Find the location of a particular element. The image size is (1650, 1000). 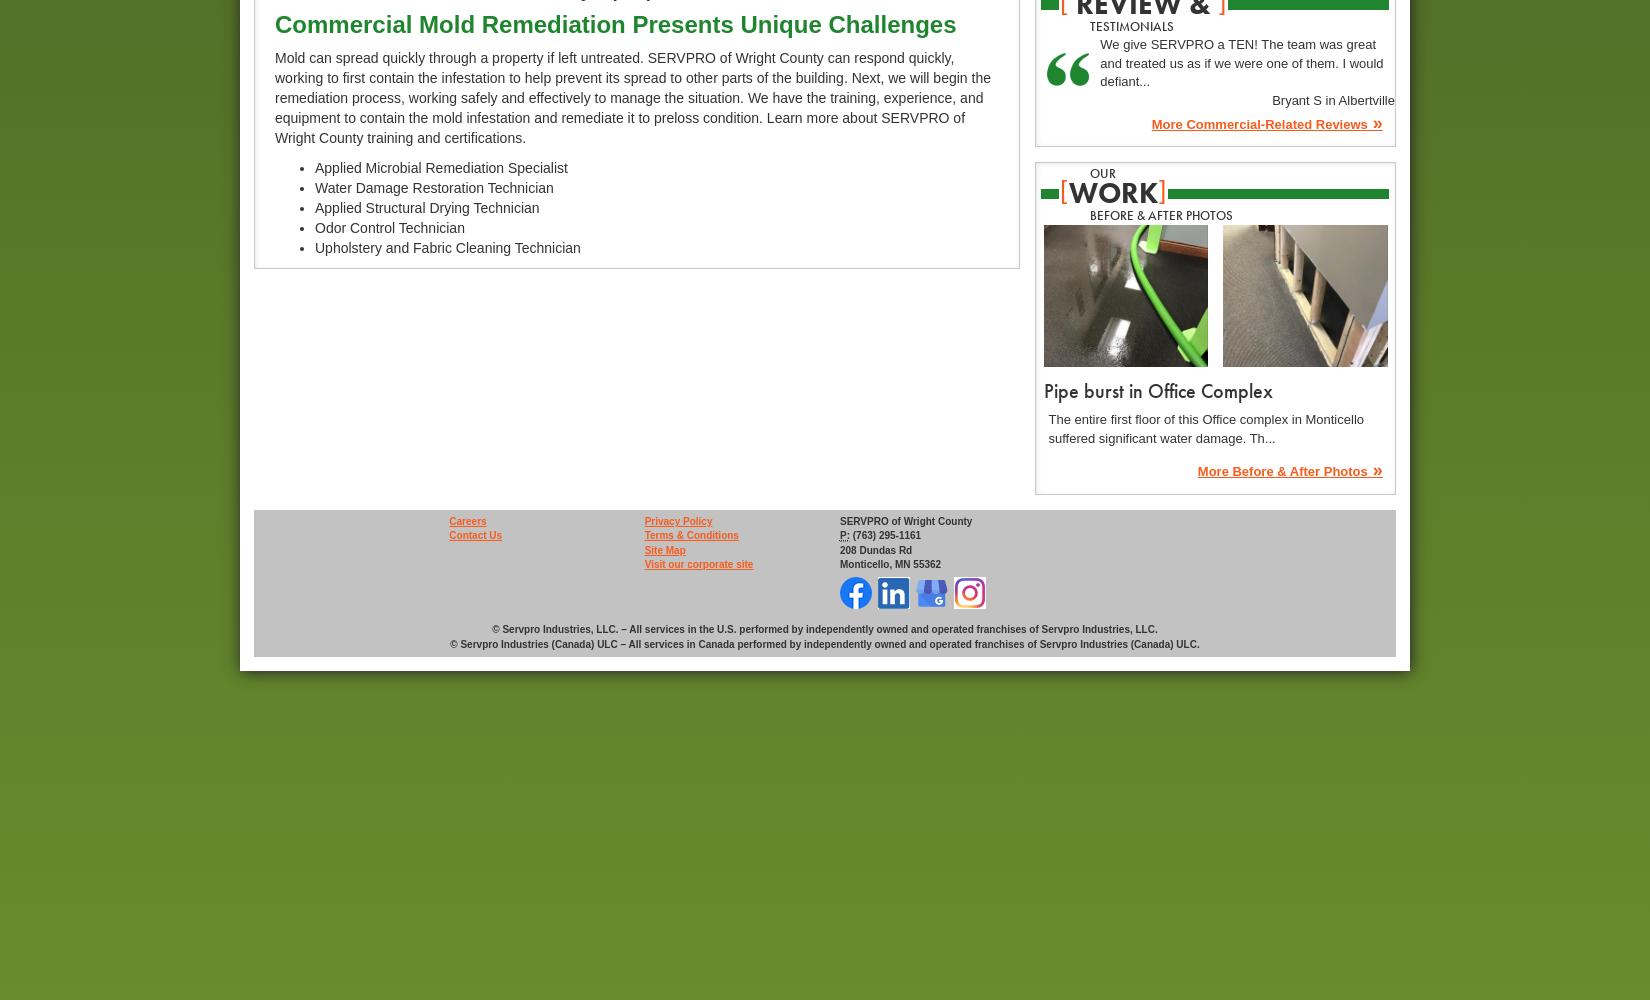

'Terms & Conditions' is located at coordinates (690, 535).